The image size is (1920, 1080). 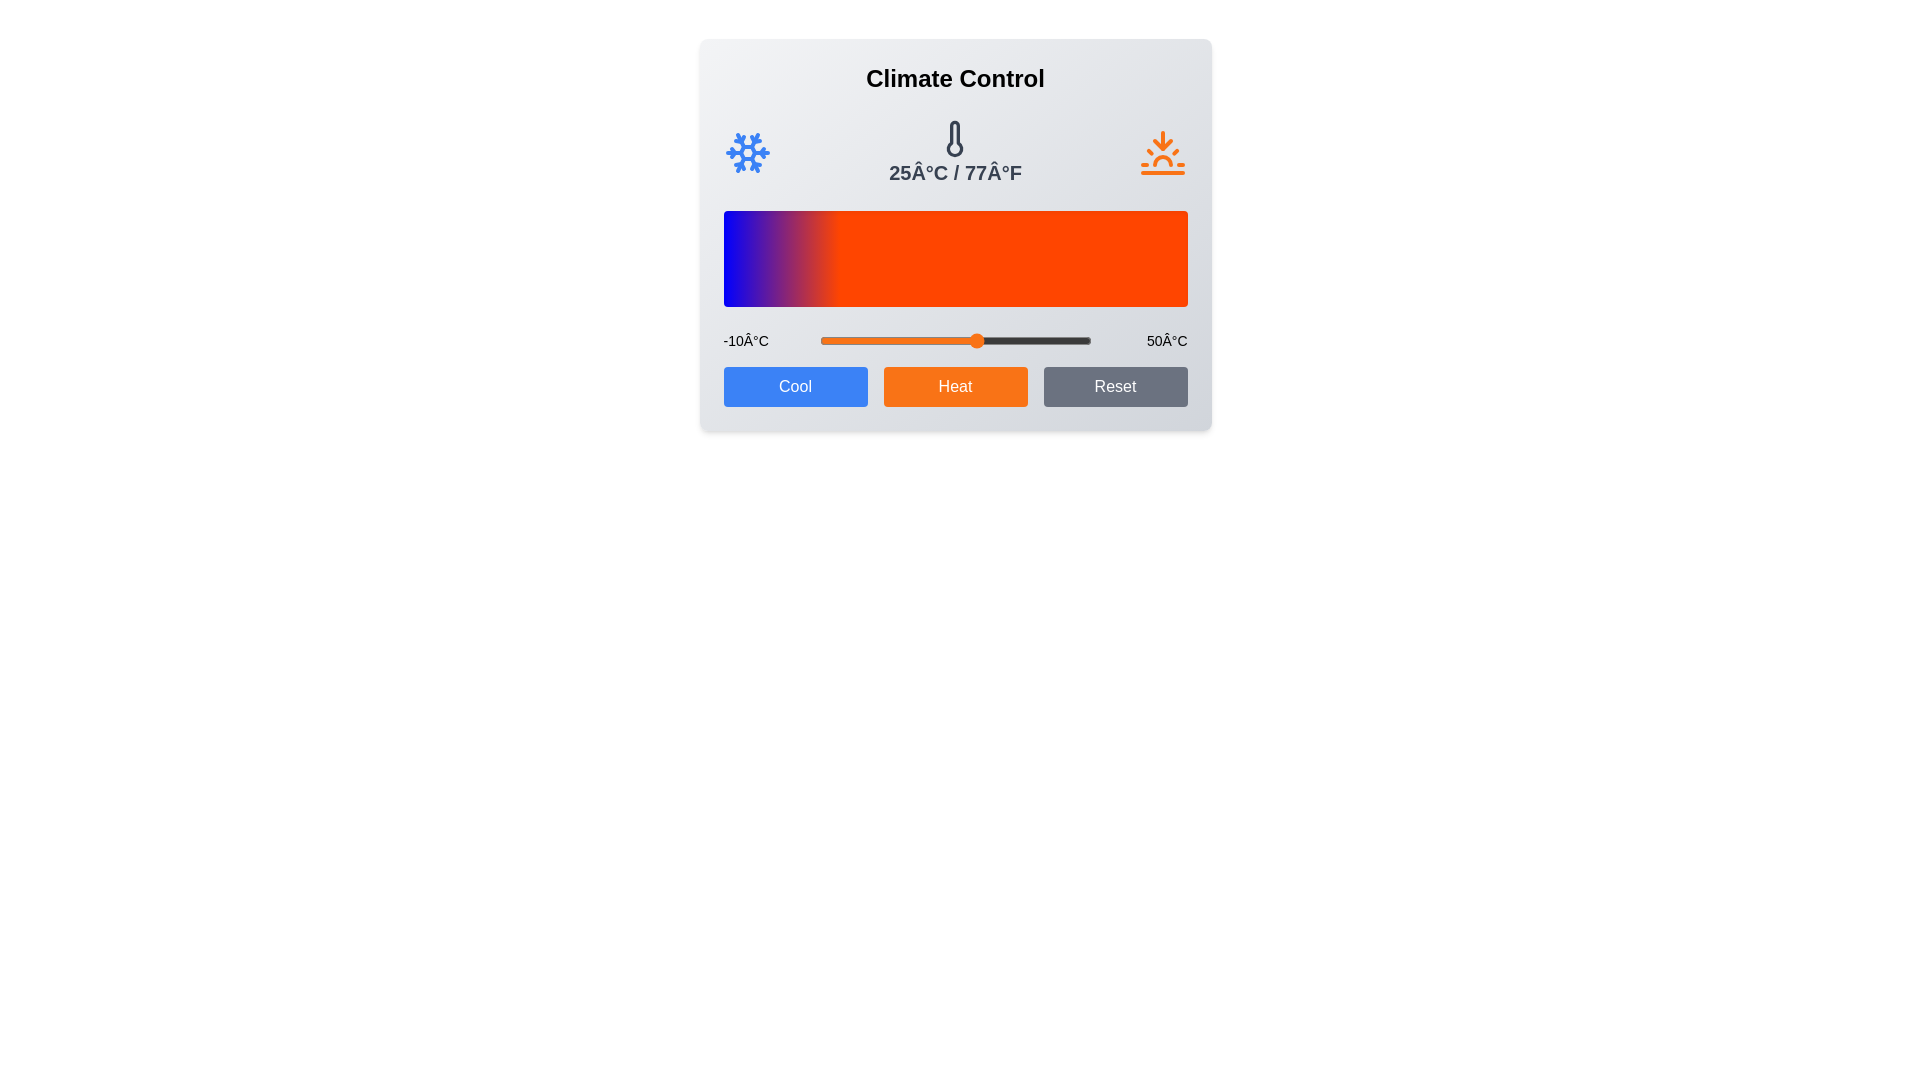 What do you see at coordinates (949, 339) in the screenshot?
I see `the temperature slider to 19 degrees Celsius` at bounding box center [949, 339].